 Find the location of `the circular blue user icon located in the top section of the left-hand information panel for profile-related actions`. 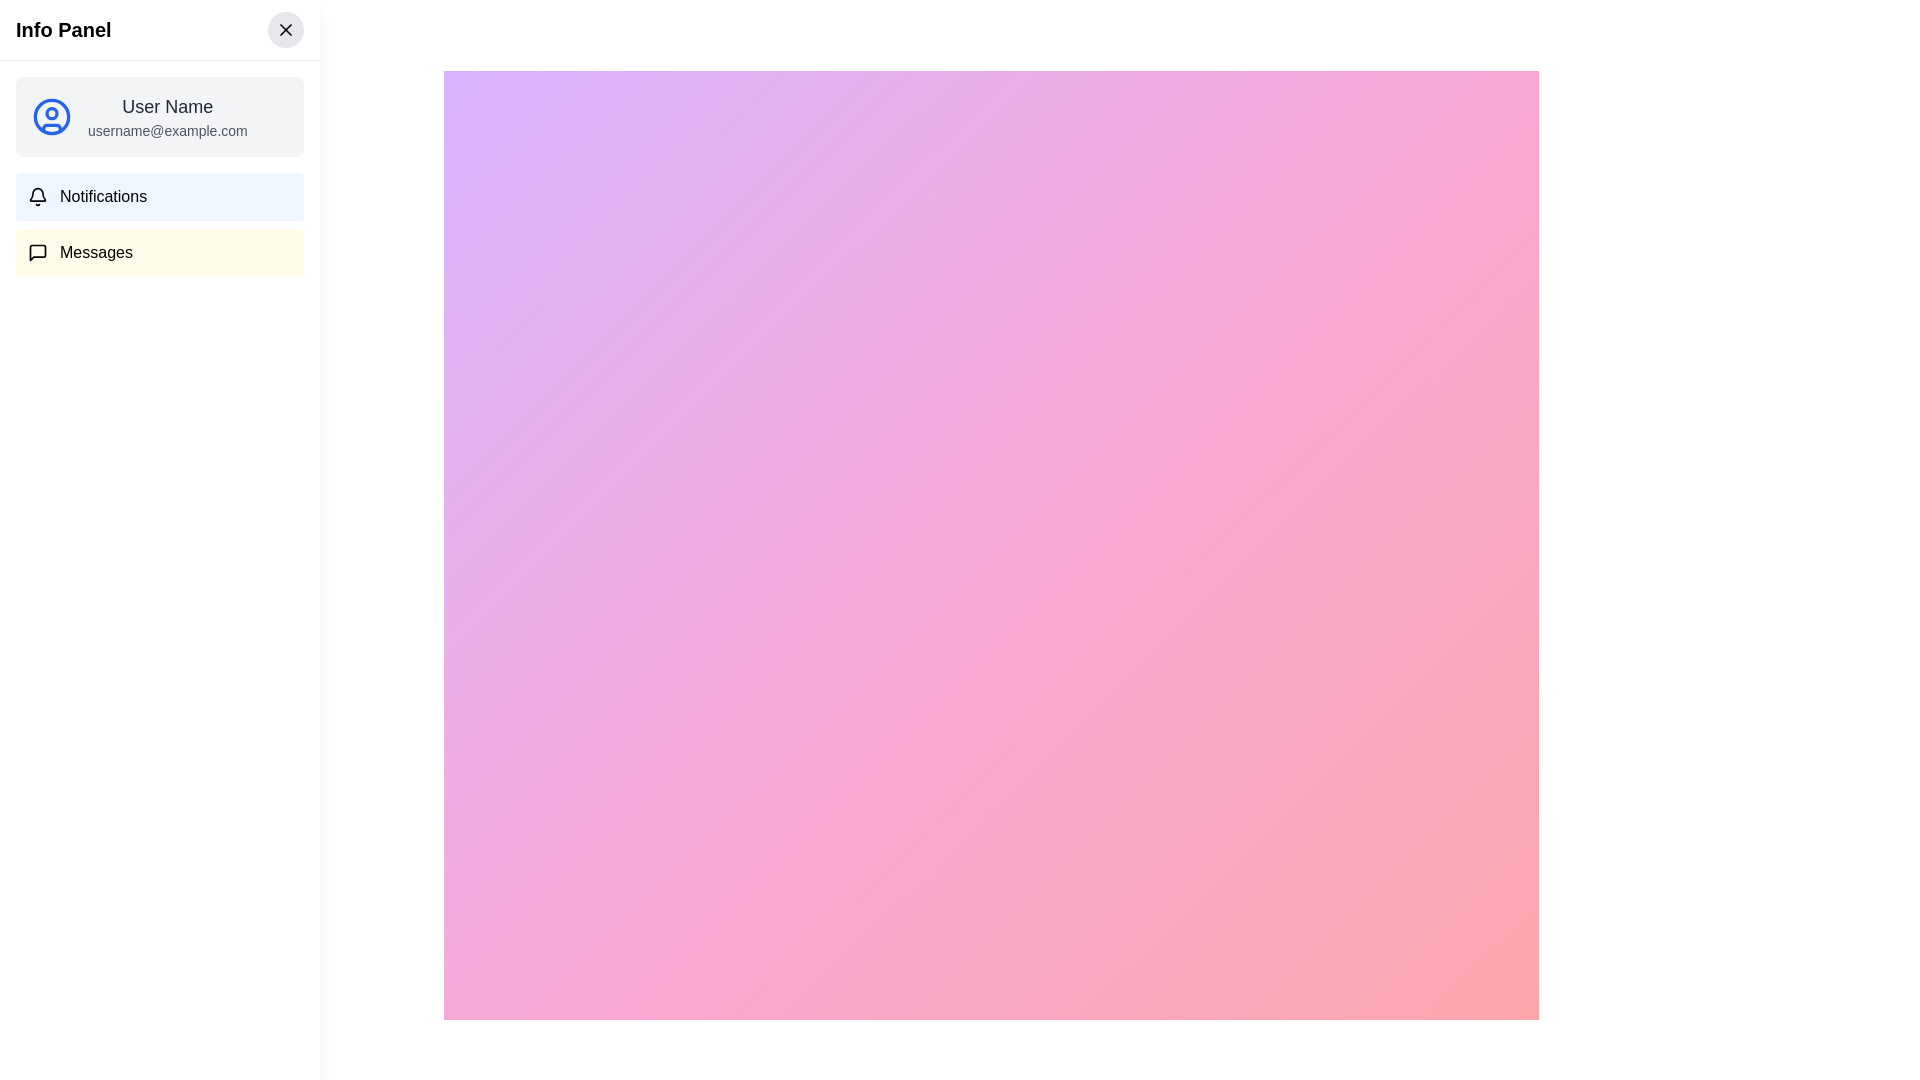

the circular blue user icon located in the top section of the left-hand information panel for profile-related actions is located at coordinates (52, 116).